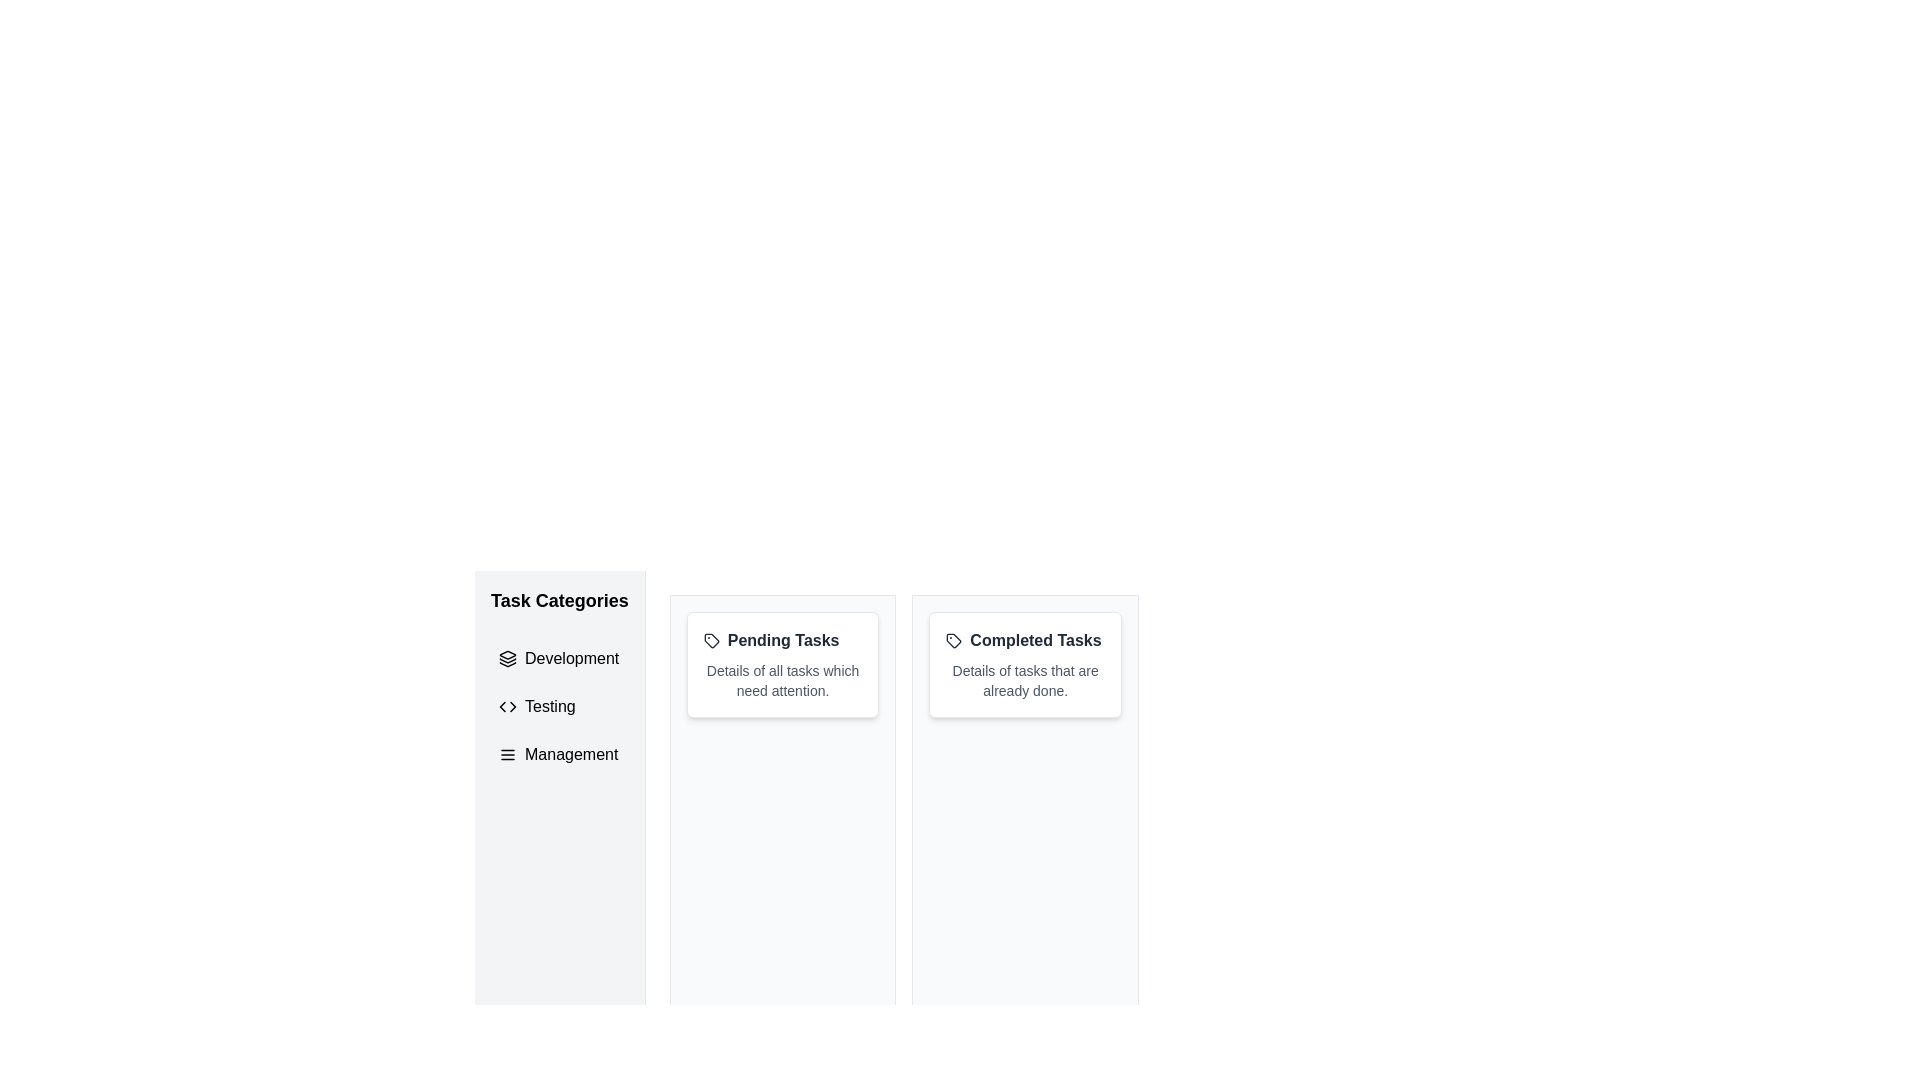 Image resolution: width=1920 pixels, height=1080 pixels. I want to click on the right-pointing arrowhead SVG icon located within the 'Testing' entry of the 'Task Categories' sidebar, which signifies coding tasks, so click(513, 705).